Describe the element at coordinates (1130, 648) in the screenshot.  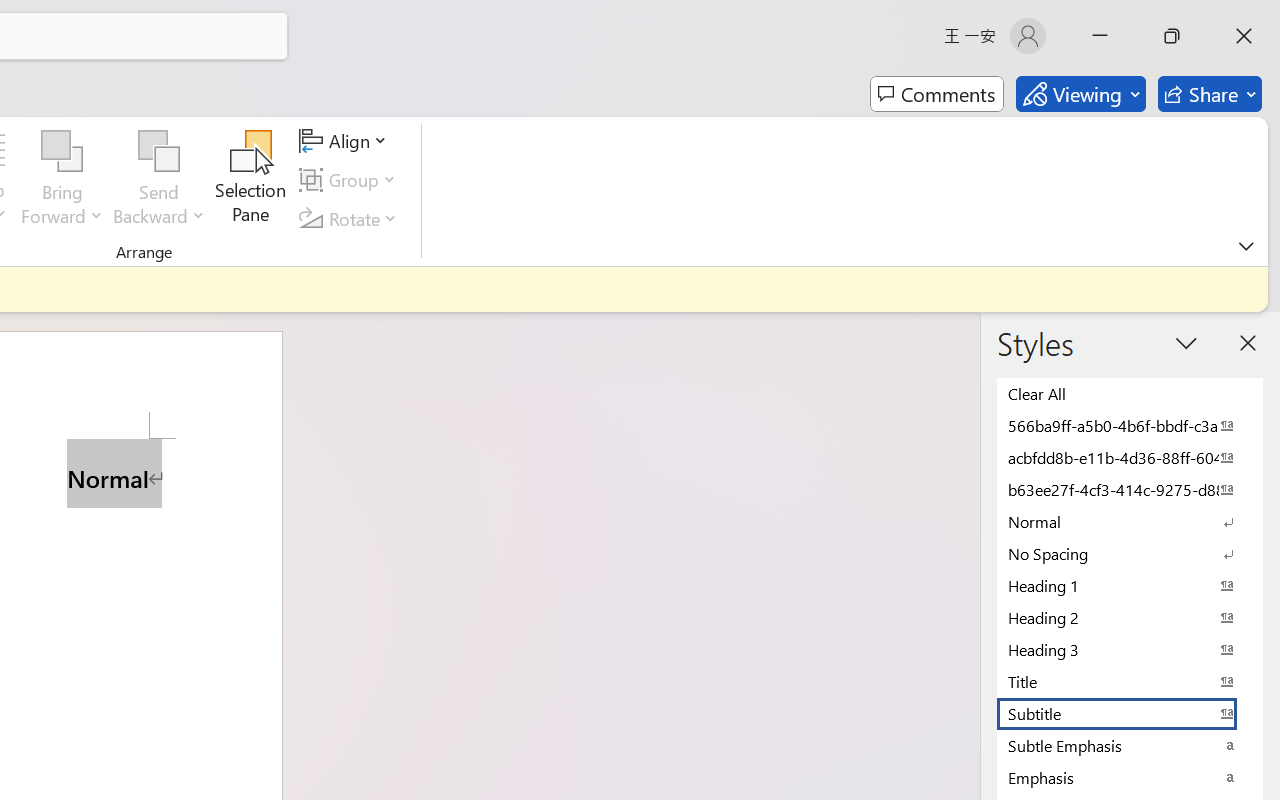
I see `'Heading 3'` at that location.